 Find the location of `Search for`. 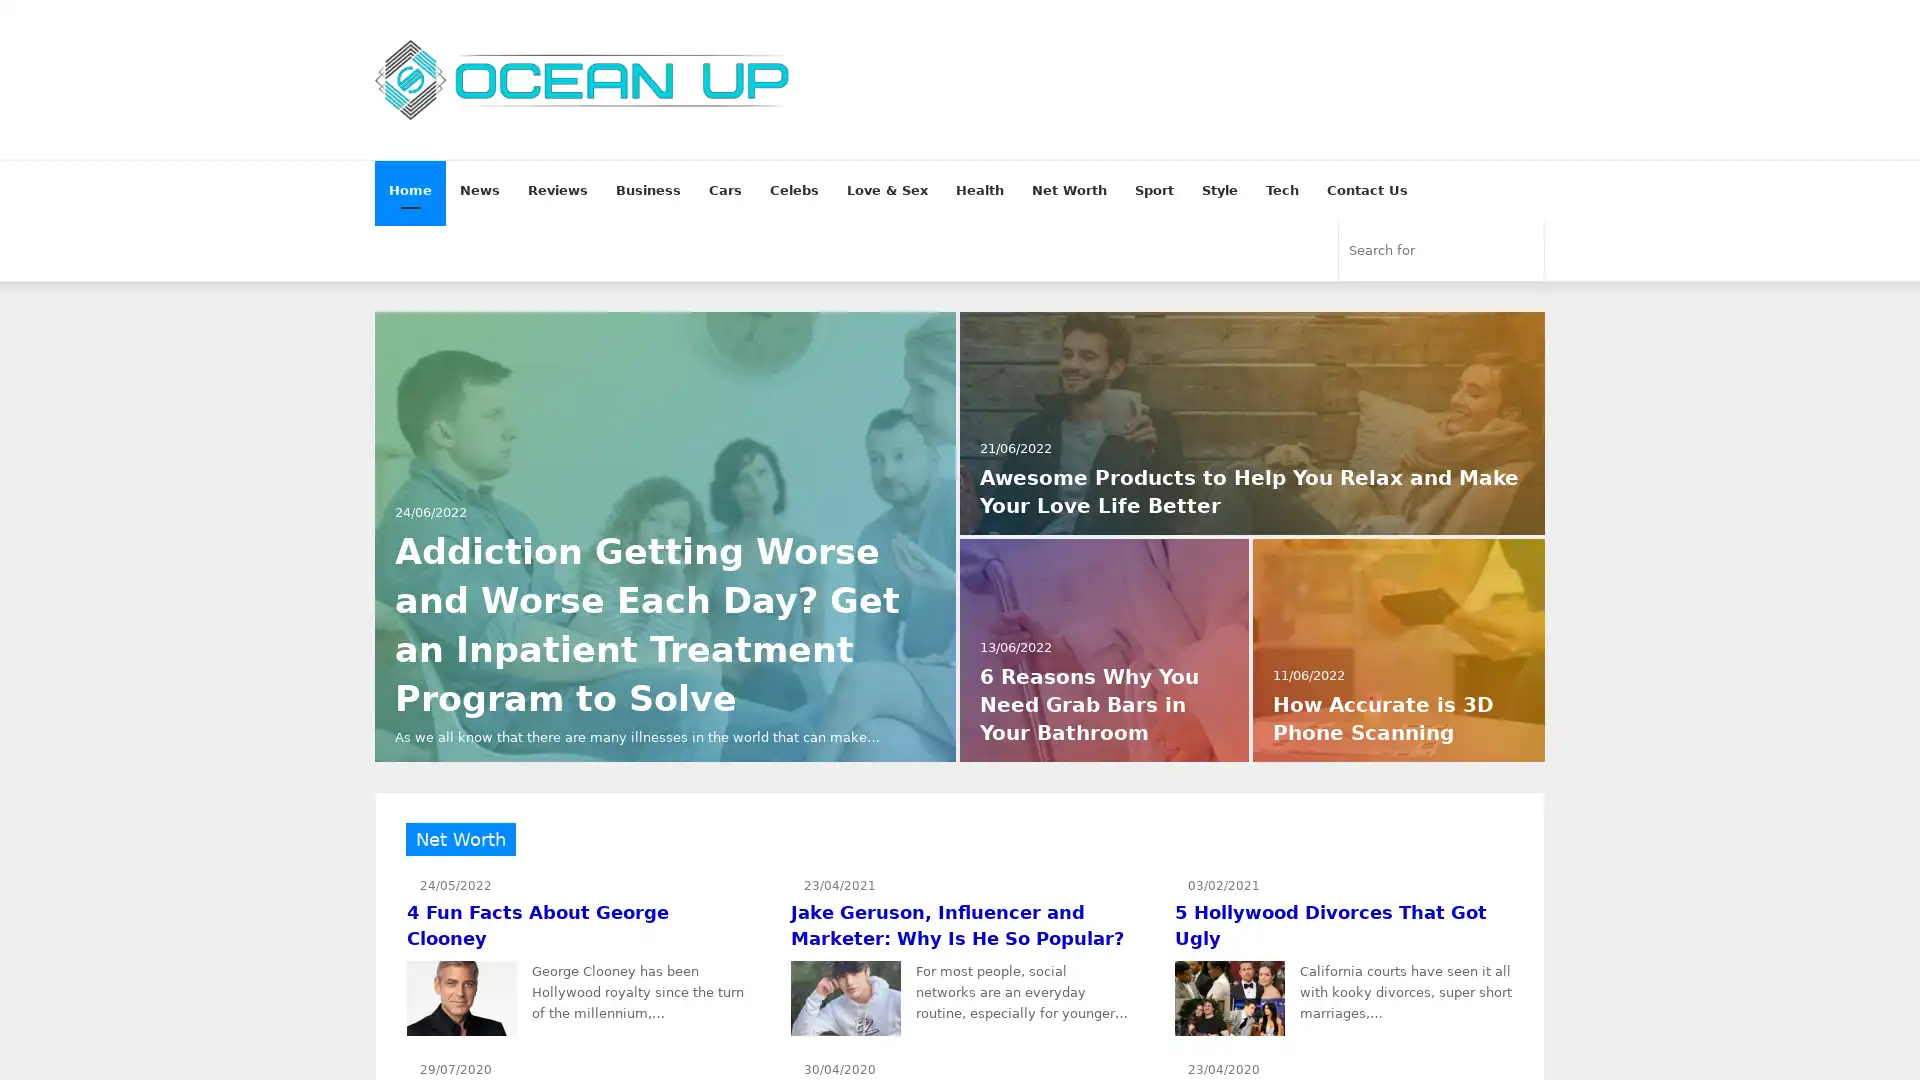

Search for is located at coordinates (1522, 249).